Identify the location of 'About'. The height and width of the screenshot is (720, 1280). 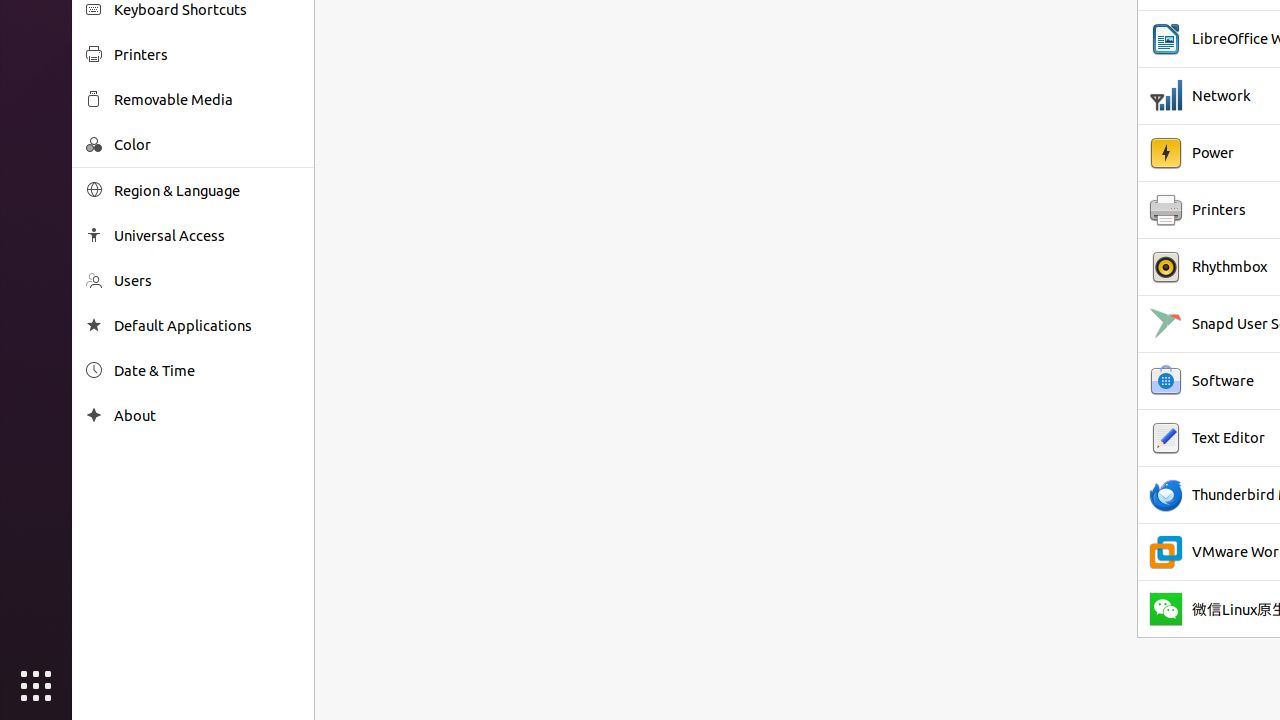
(206, 414).